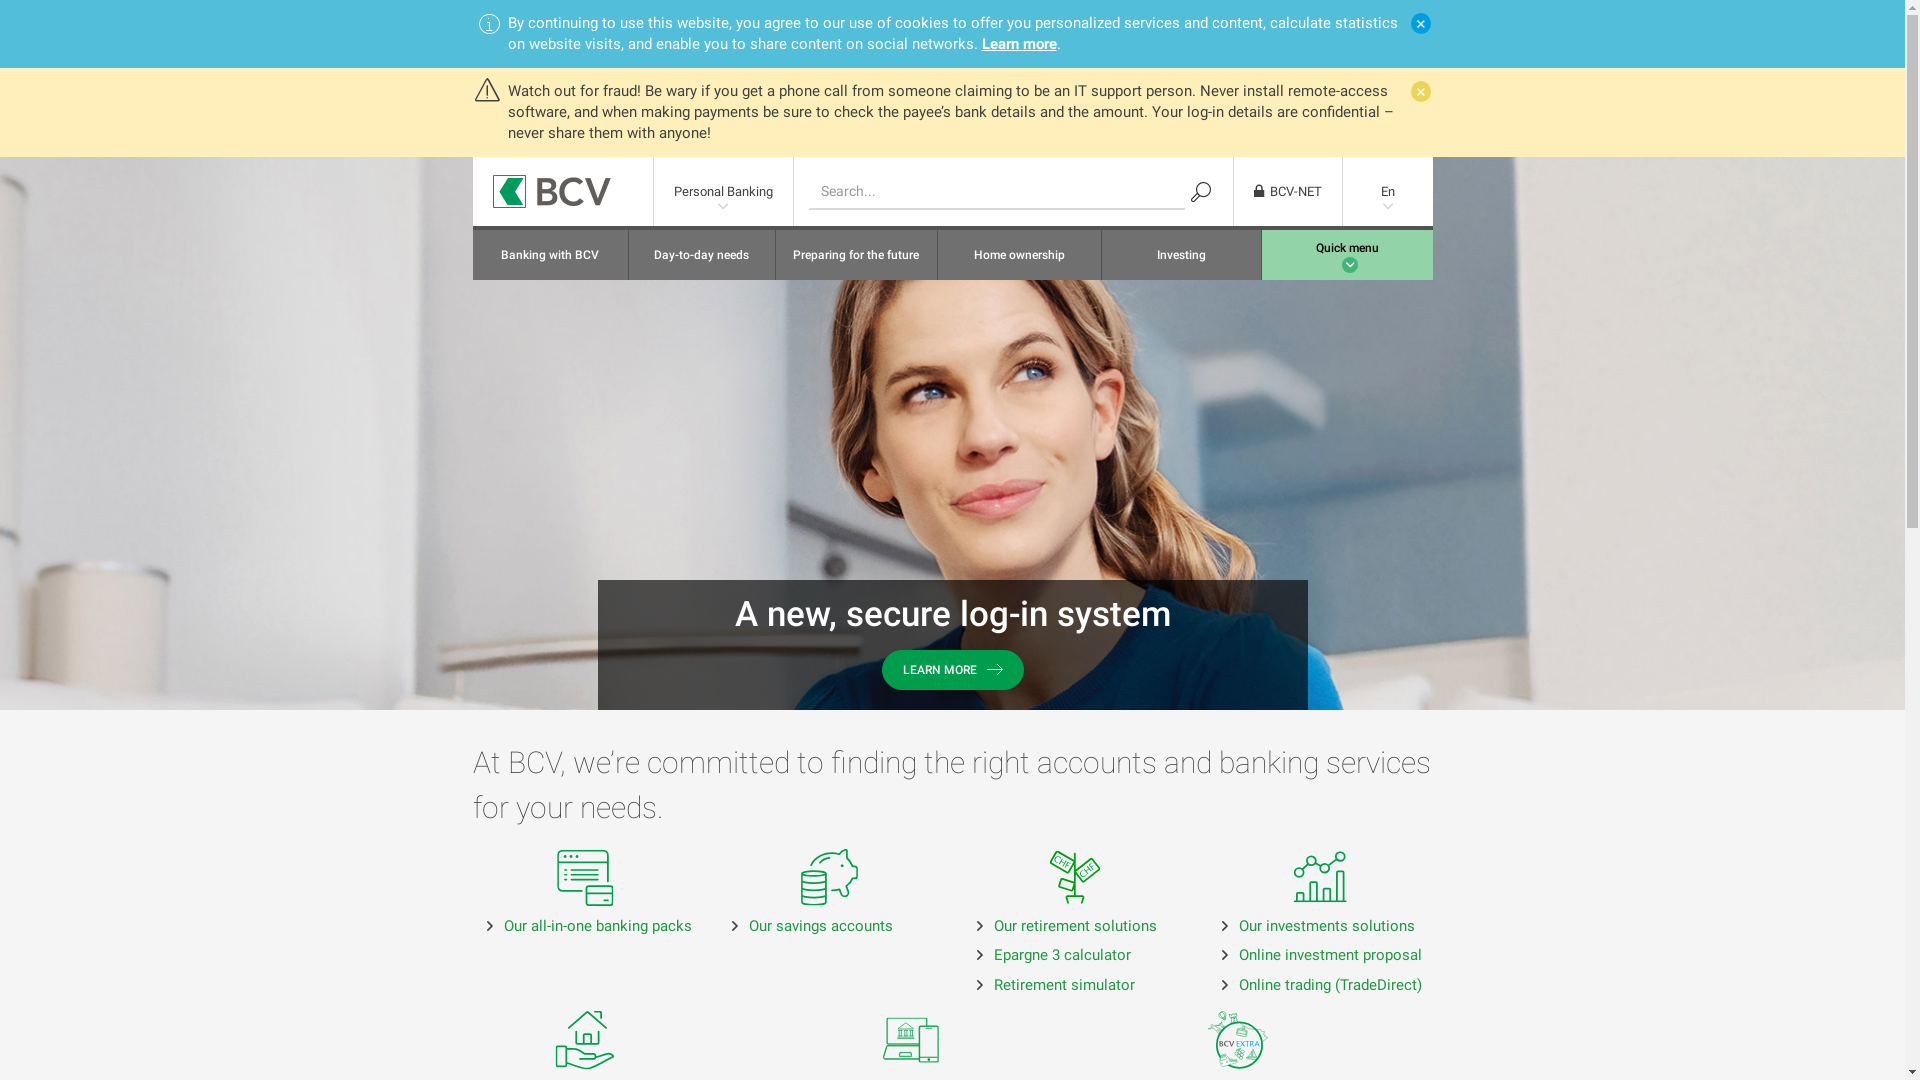  I want to click on 'BCV-NET', so click(1287, 191).